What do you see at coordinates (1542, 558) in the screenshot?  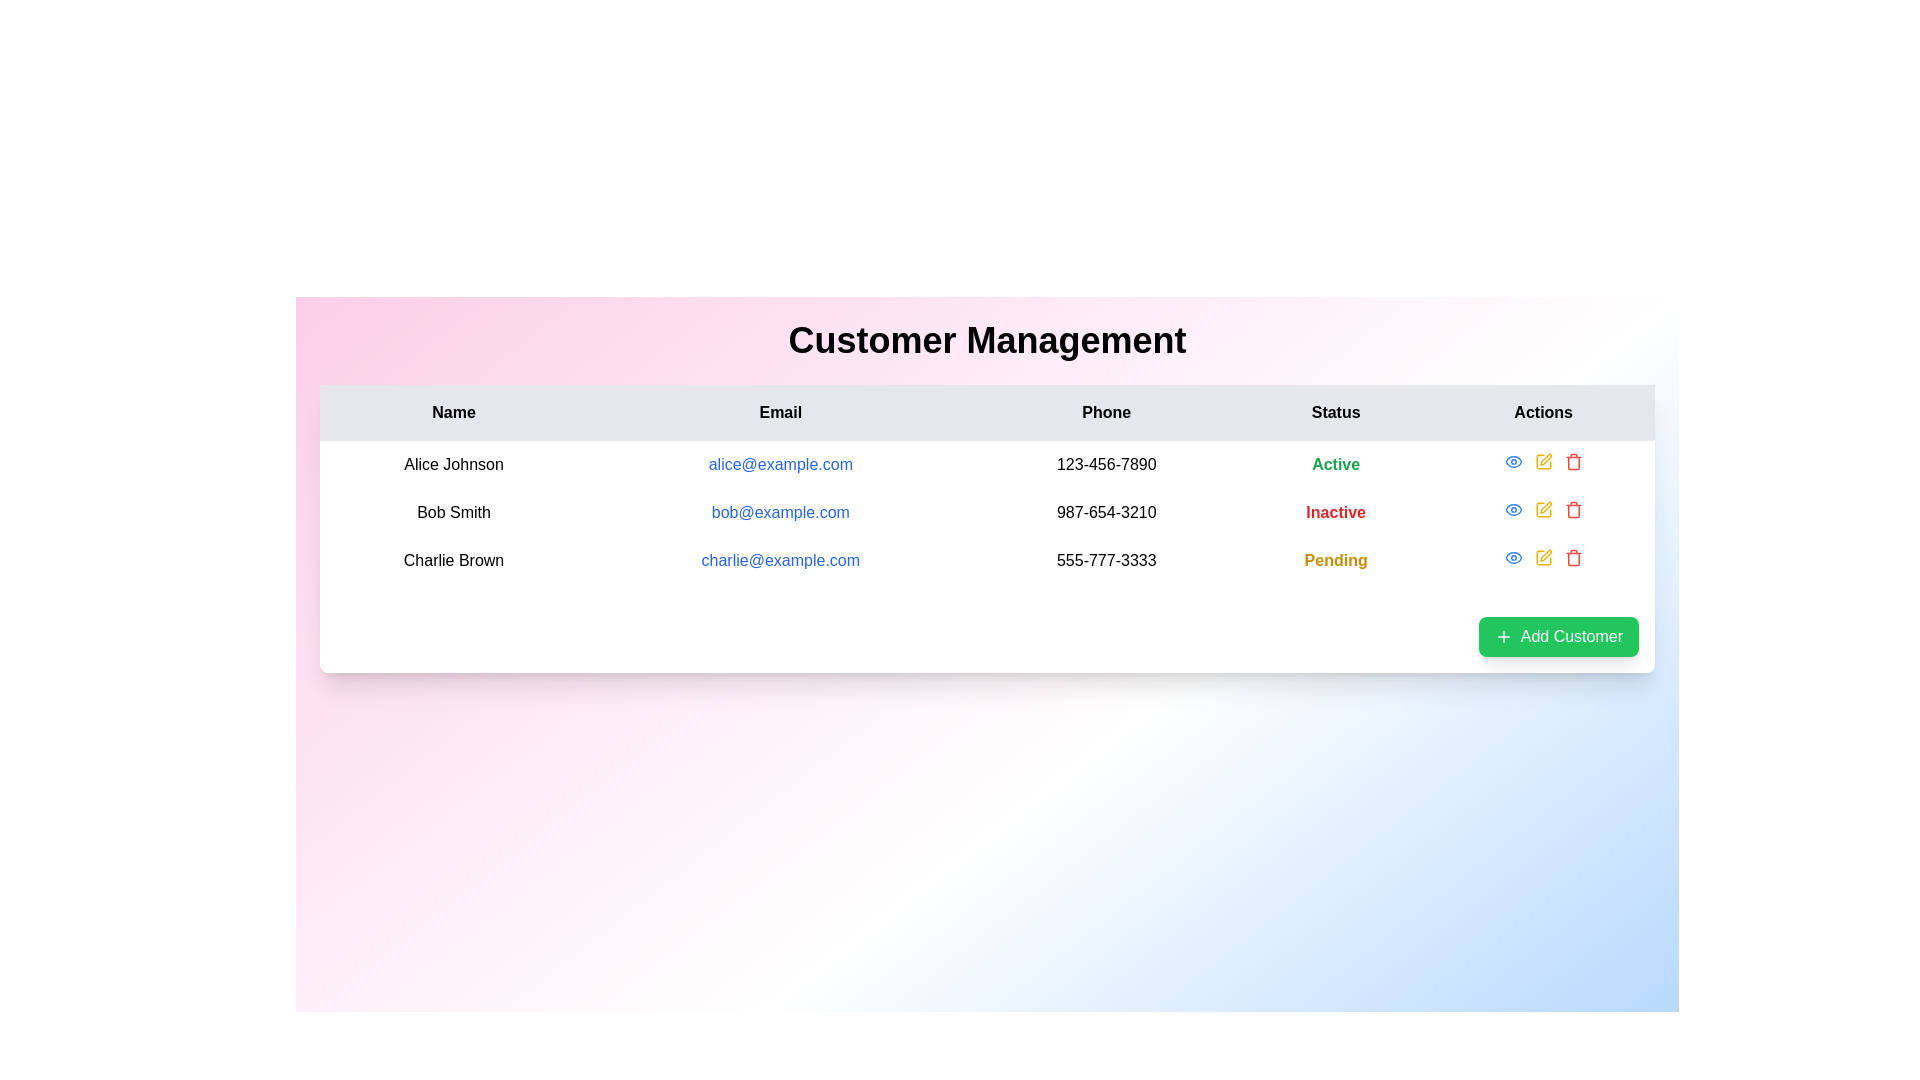 I see `the yellow square icon with a pencil symbol in the 'Actions' column of the third row (Charlie Brown) to initiate editing` at bounding box center [1542, 558].